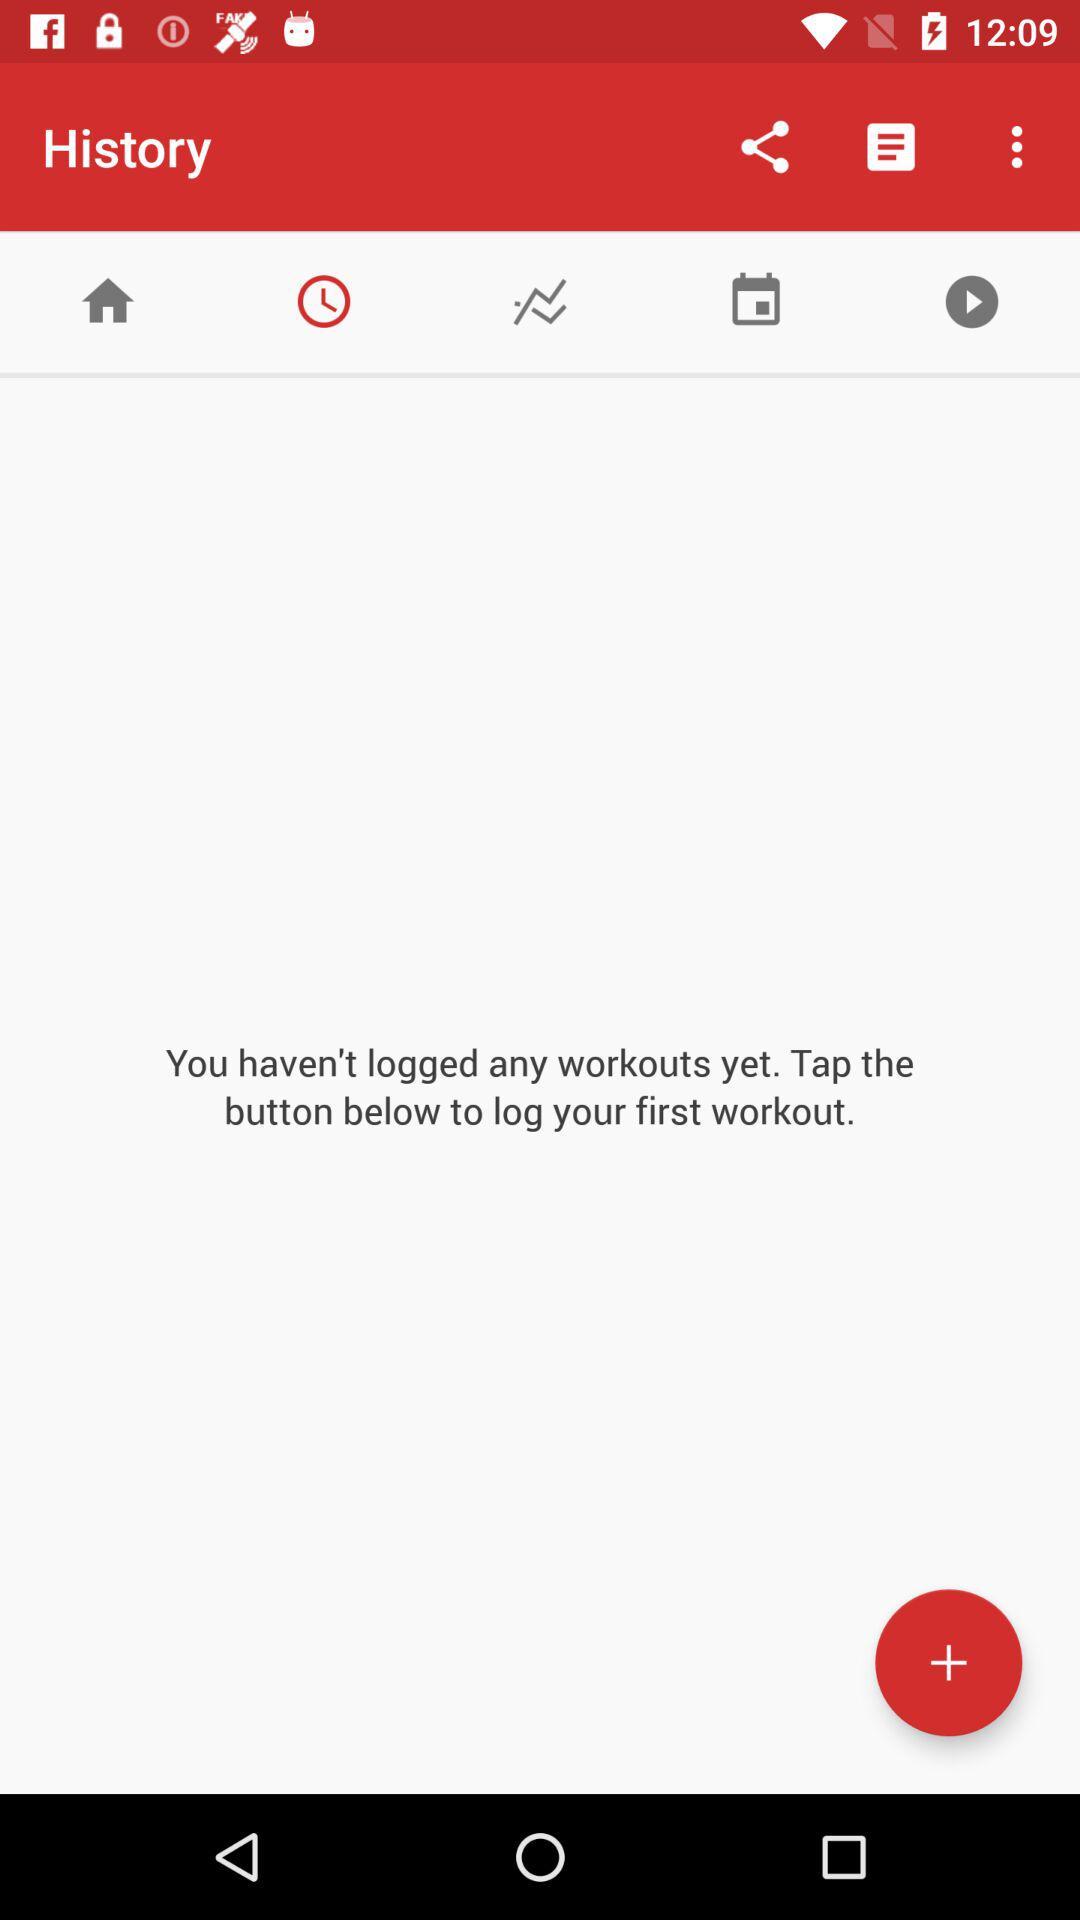 This screenshot has height=1920, width=1080. I want to click on time based report, so click(323, 300).